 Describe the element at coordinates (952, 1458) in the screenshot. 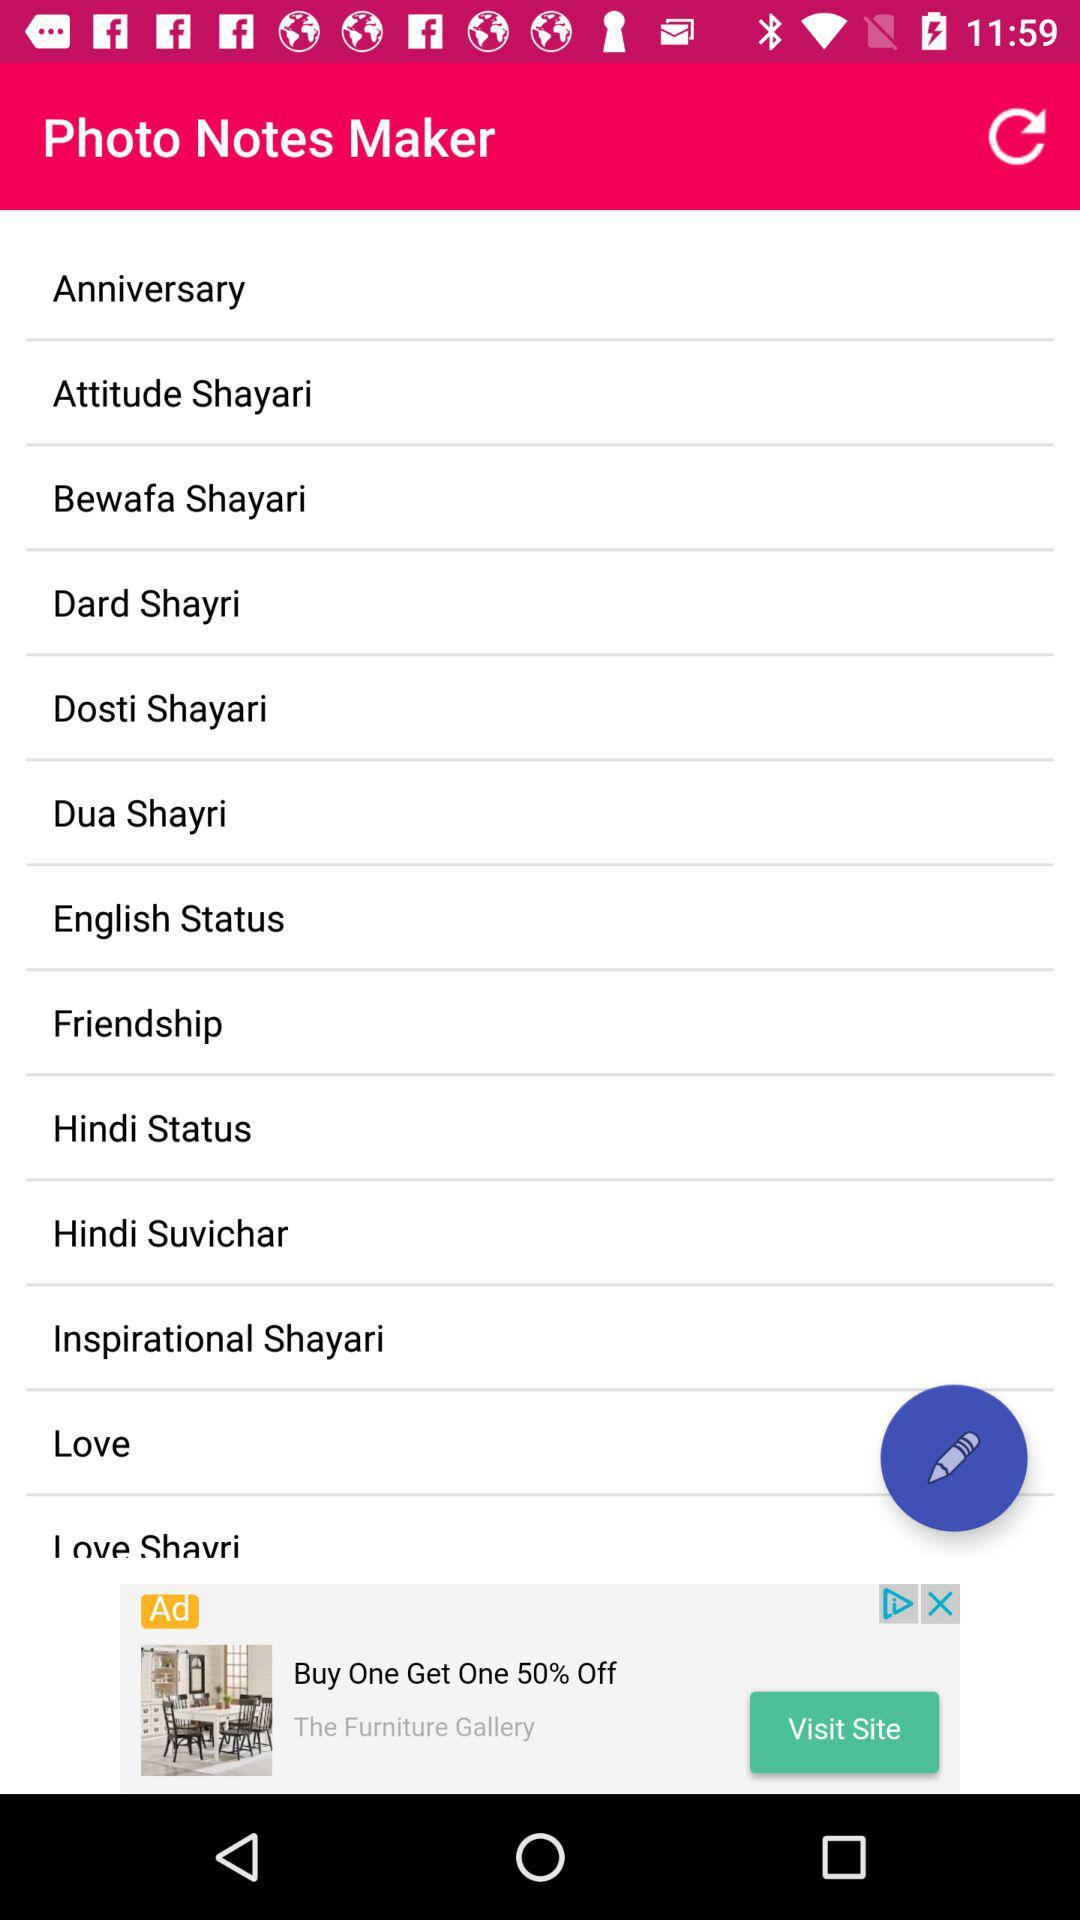

I see `compose new note` at that location.